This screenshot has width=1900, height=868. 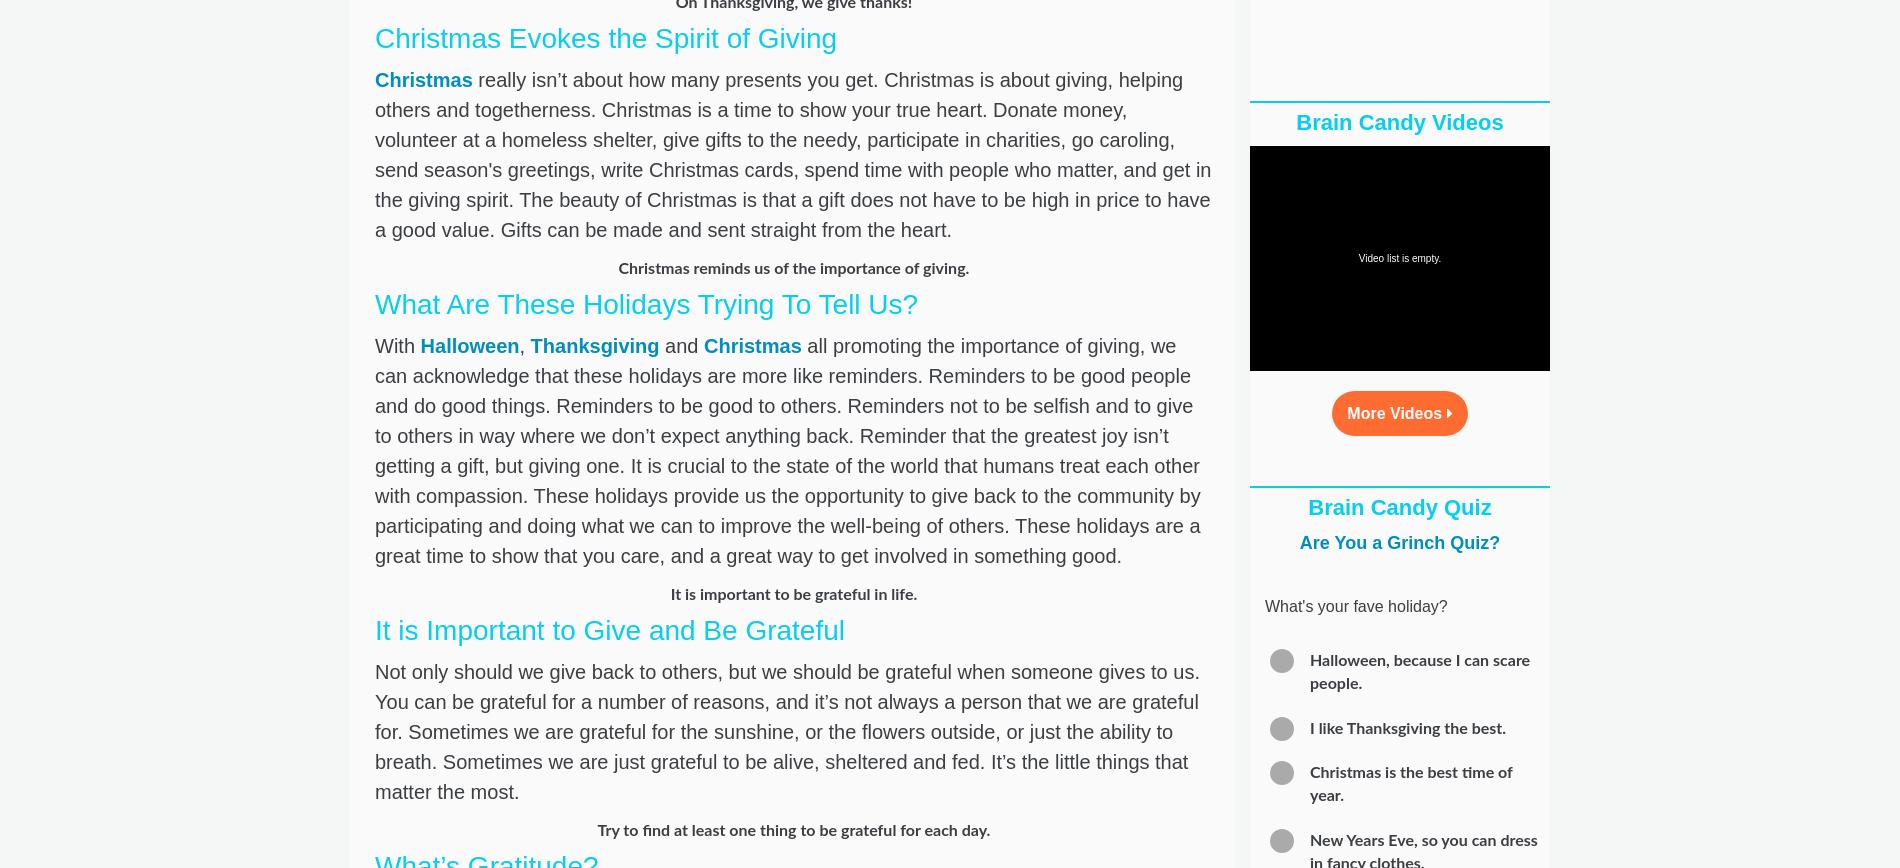 What do you see at coordinates (374, 731) in the screenshot?
I see `'Not only should we give back to others, but we should be grateful when someone gives to us. You can be grateful for a number of reasons, and it’s not always a person that we are grateful for. Sometimes we are grateful for the sunshine, or the flowers outside, or just the ability to breath. Sometimes we are just grateful to be alive, sheltered and fed. It’s the little things that matter the most.'` at bounding box center [374, 731].